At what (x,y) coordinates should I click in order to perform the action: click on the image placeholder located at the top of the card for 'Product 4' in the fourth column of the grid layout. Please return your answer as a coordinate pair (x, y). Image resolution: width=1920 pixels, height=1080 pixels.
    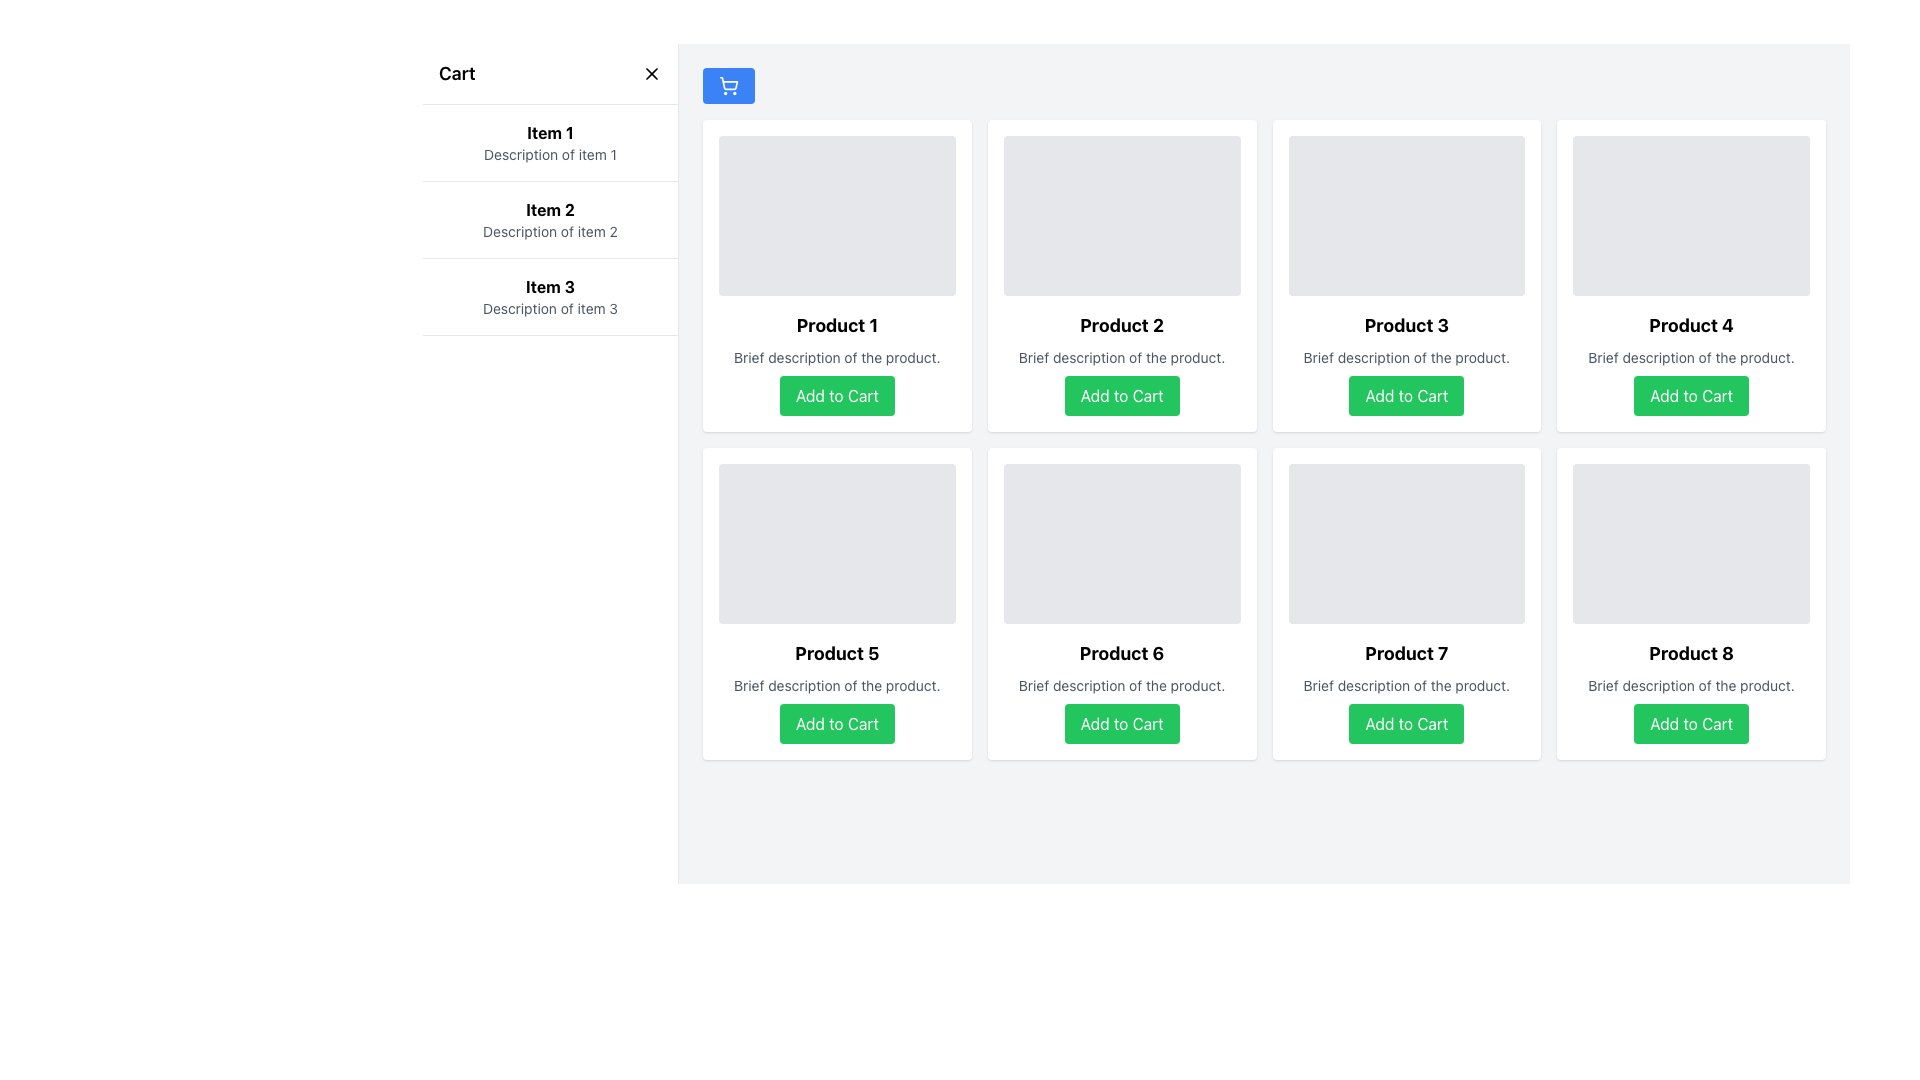
    Looking at the image, I should click on (1690, 216).